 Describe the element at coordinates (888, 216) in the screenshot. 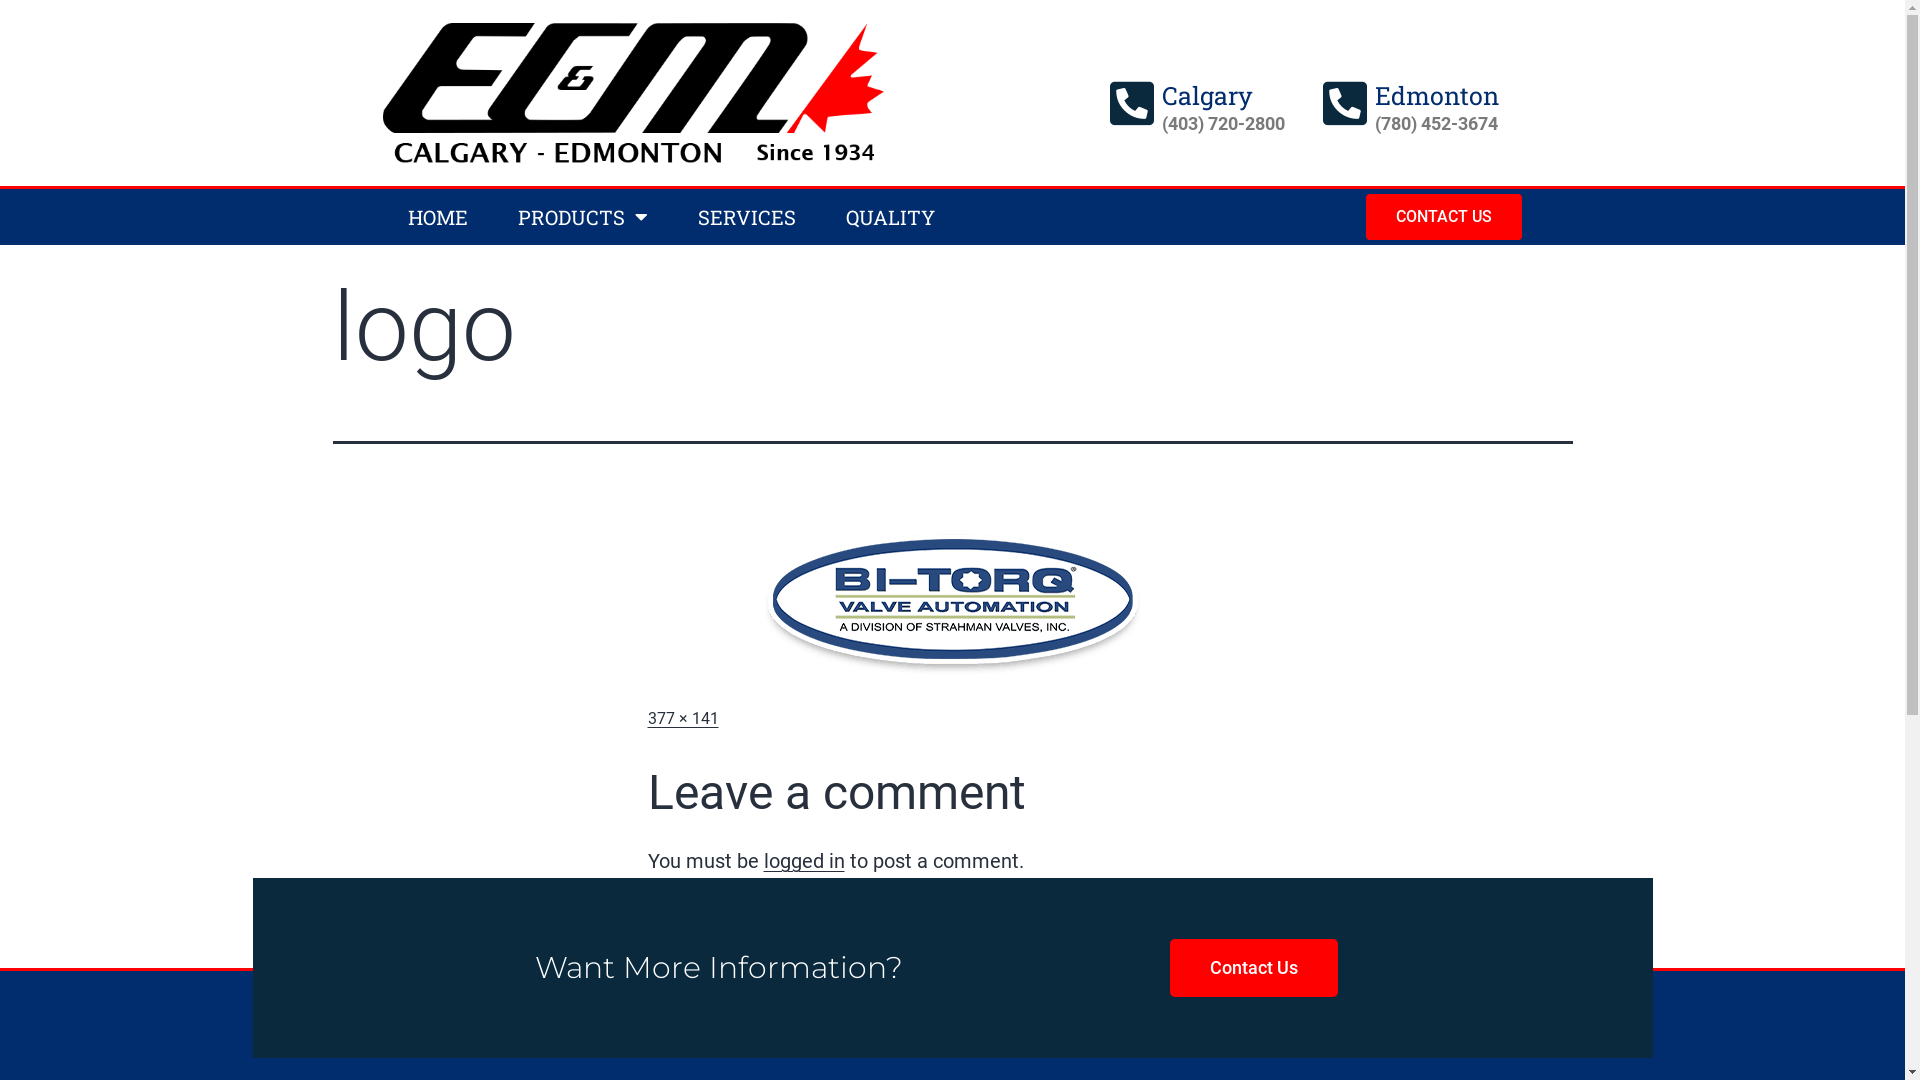

I see `'QUALITY'` at that location.